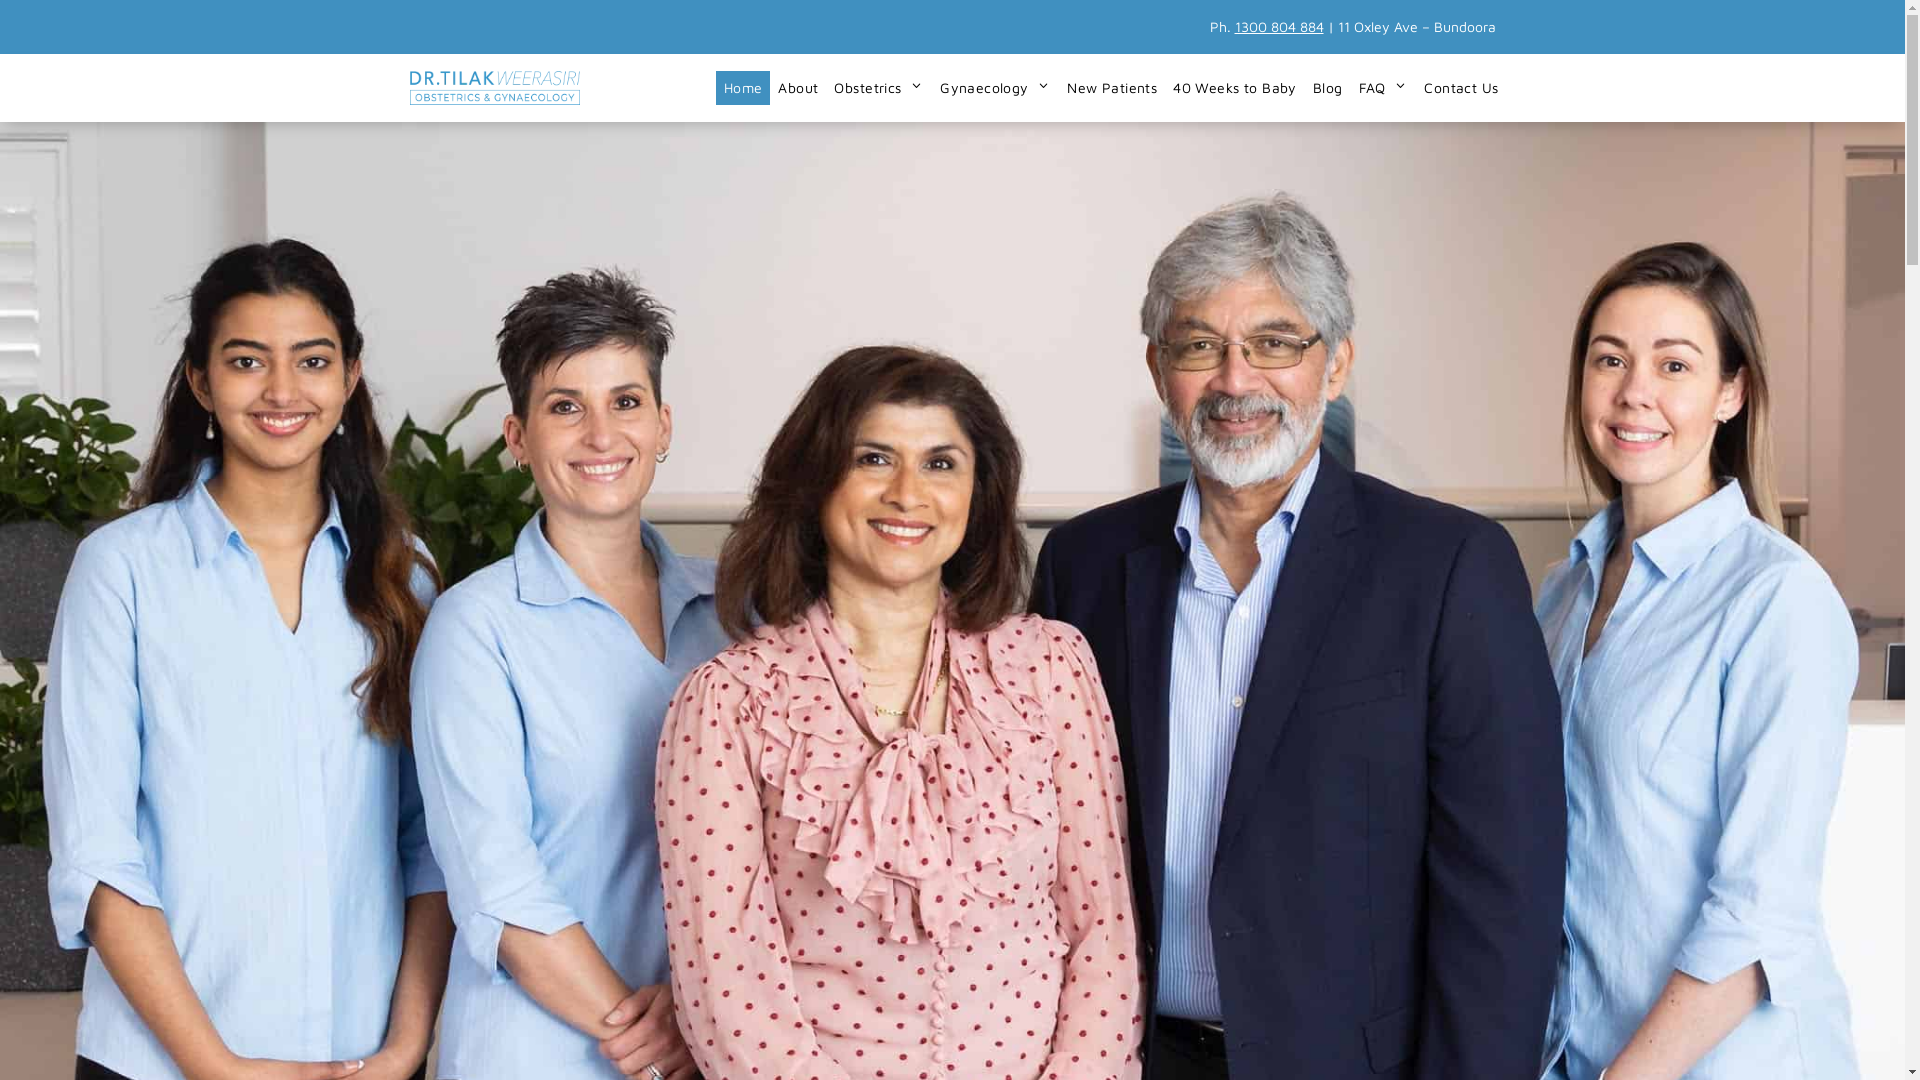  What do you see at coordinates (768, 86) in the screenshot?
I see `'About'` at bounding box center [768, 86].